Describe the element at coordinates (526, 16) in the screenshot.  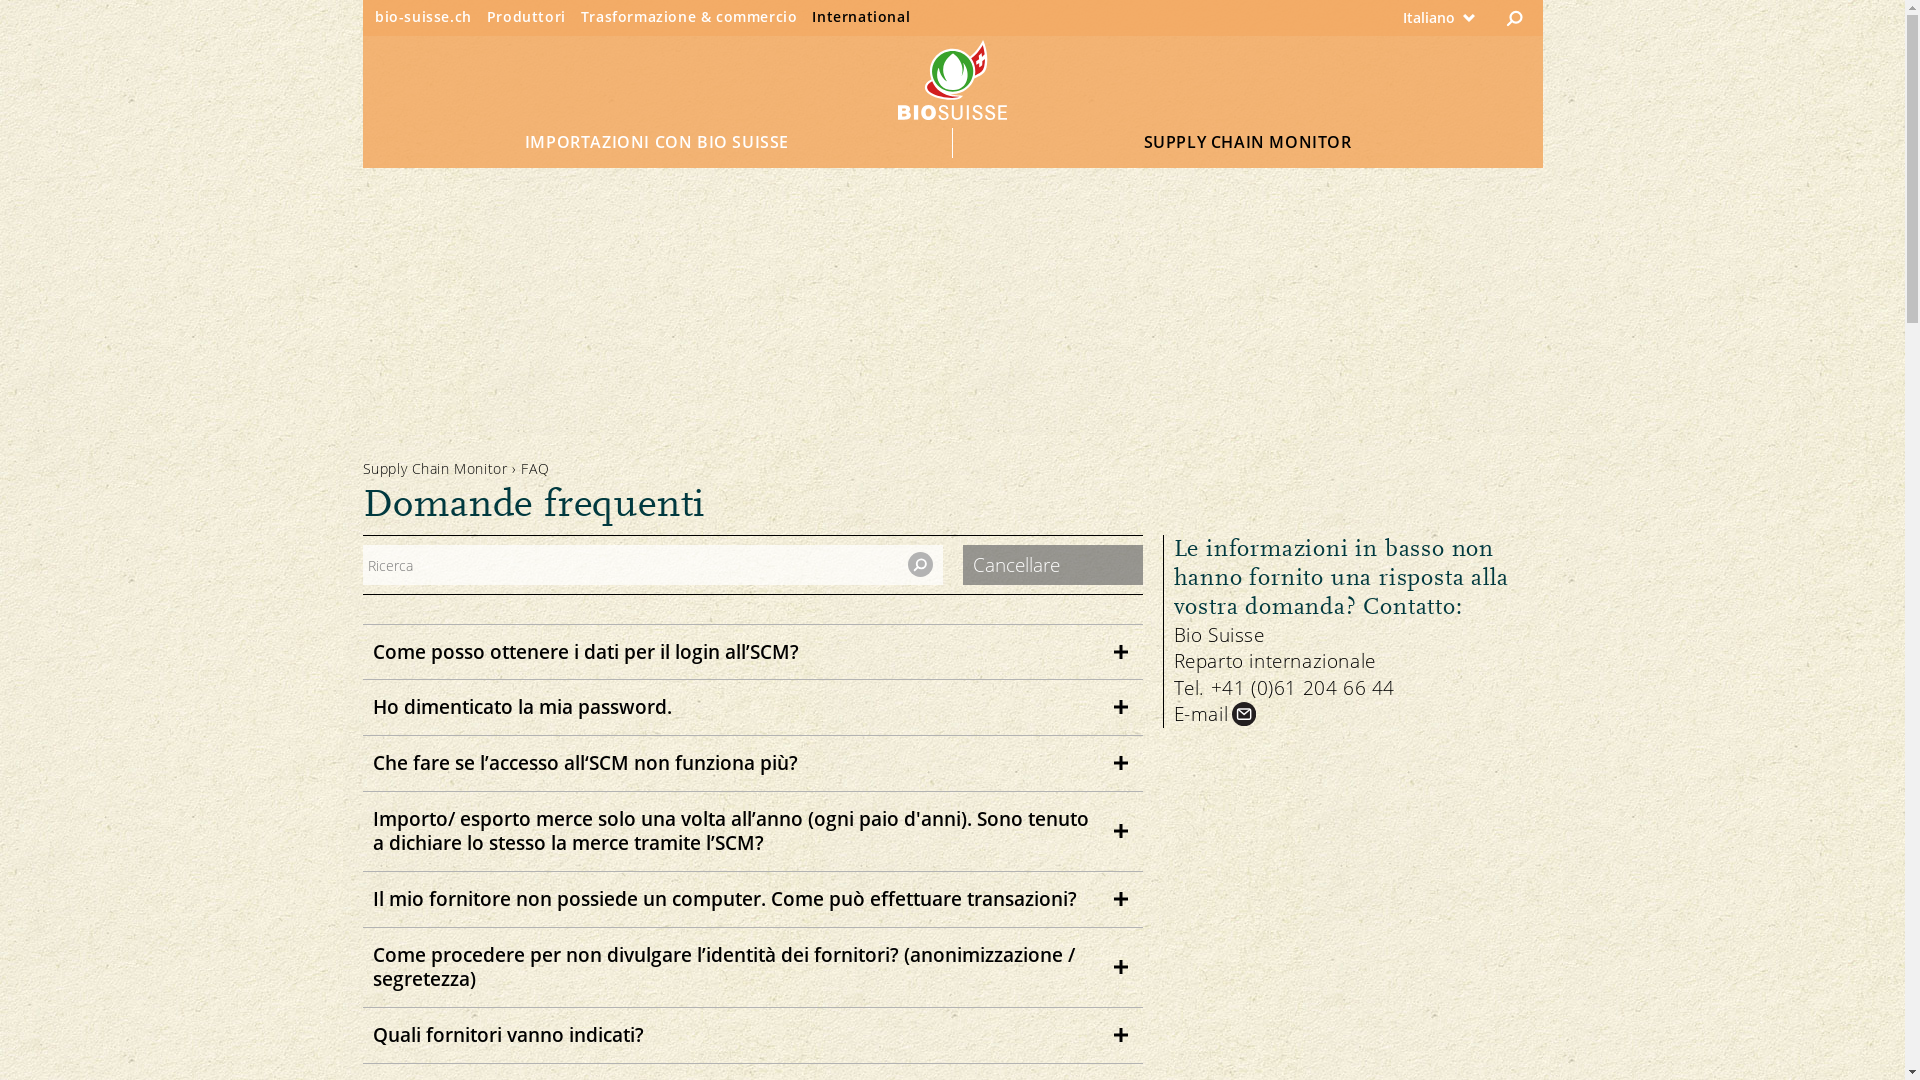
I see `'Produttori'` at that location.